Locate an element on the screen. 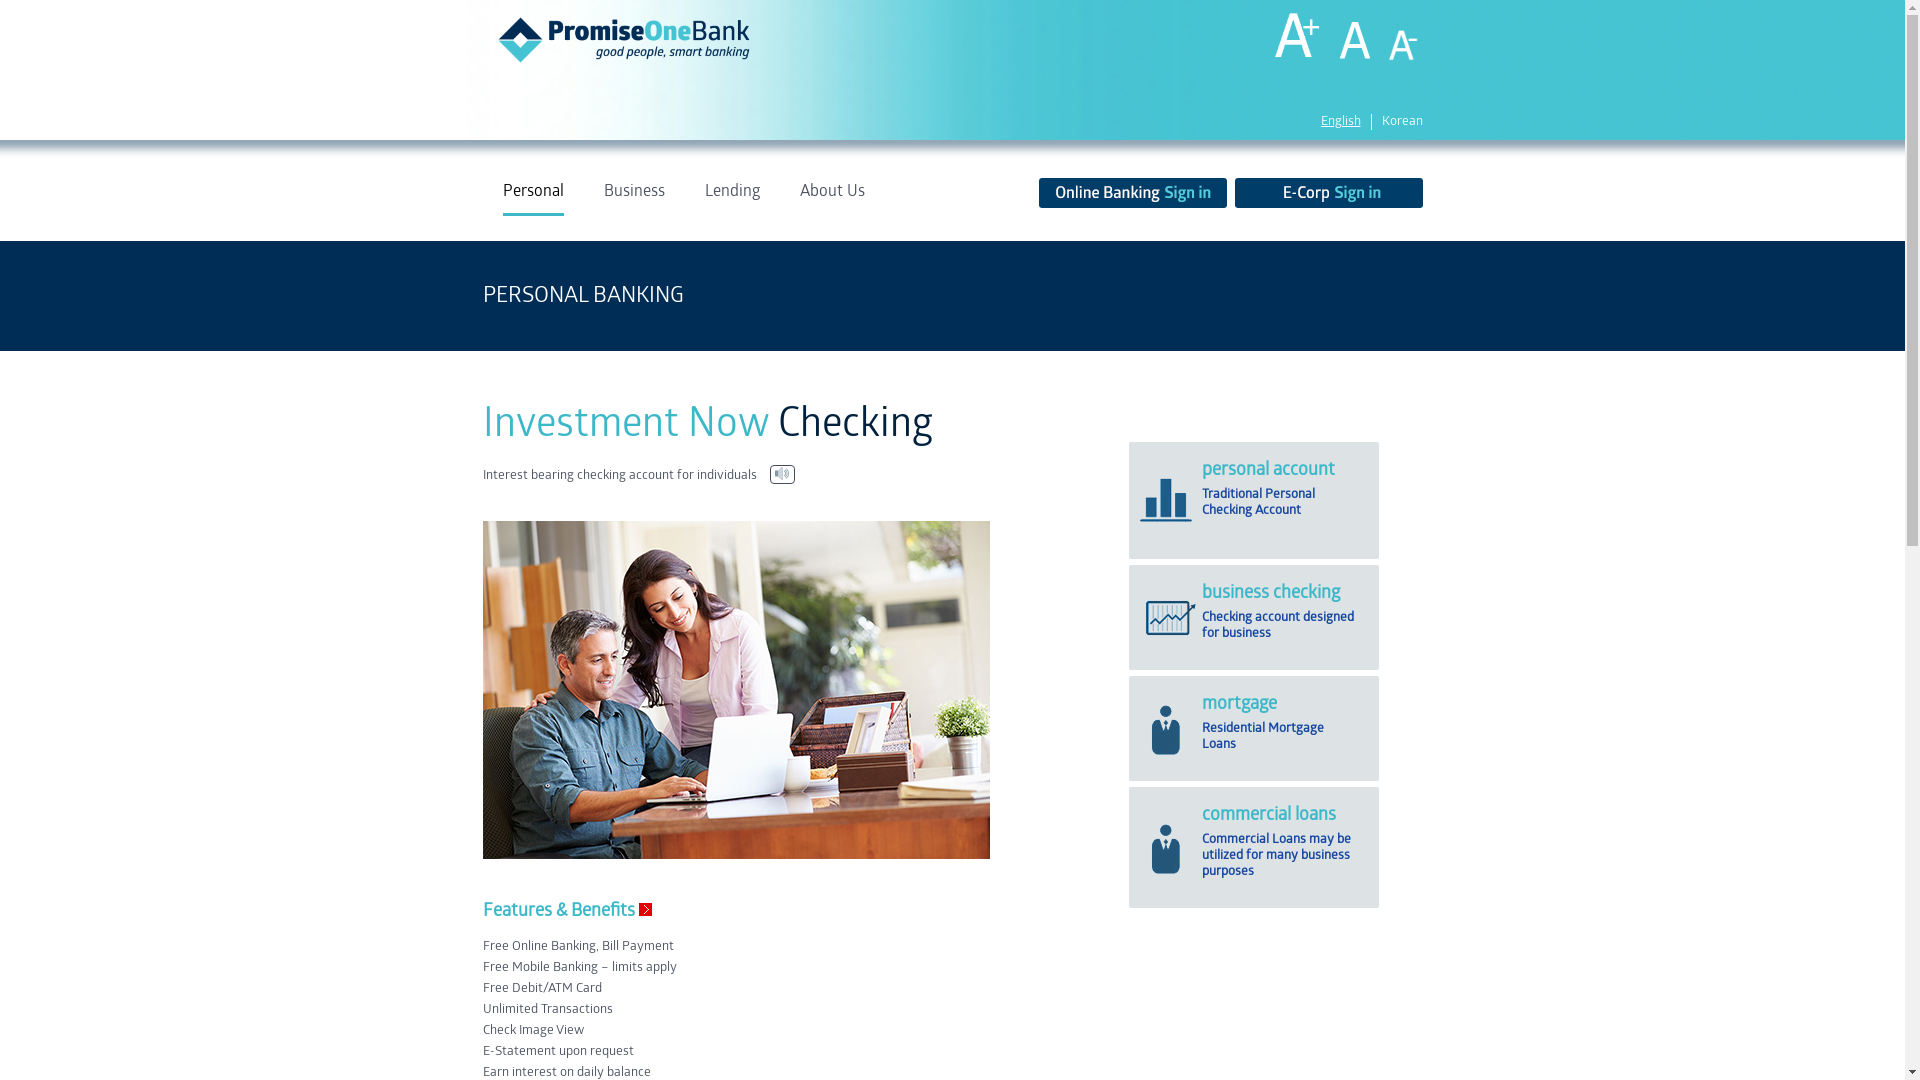 The image size is (1920, 1080). 'Personal' is located at coordinates (532, 199).